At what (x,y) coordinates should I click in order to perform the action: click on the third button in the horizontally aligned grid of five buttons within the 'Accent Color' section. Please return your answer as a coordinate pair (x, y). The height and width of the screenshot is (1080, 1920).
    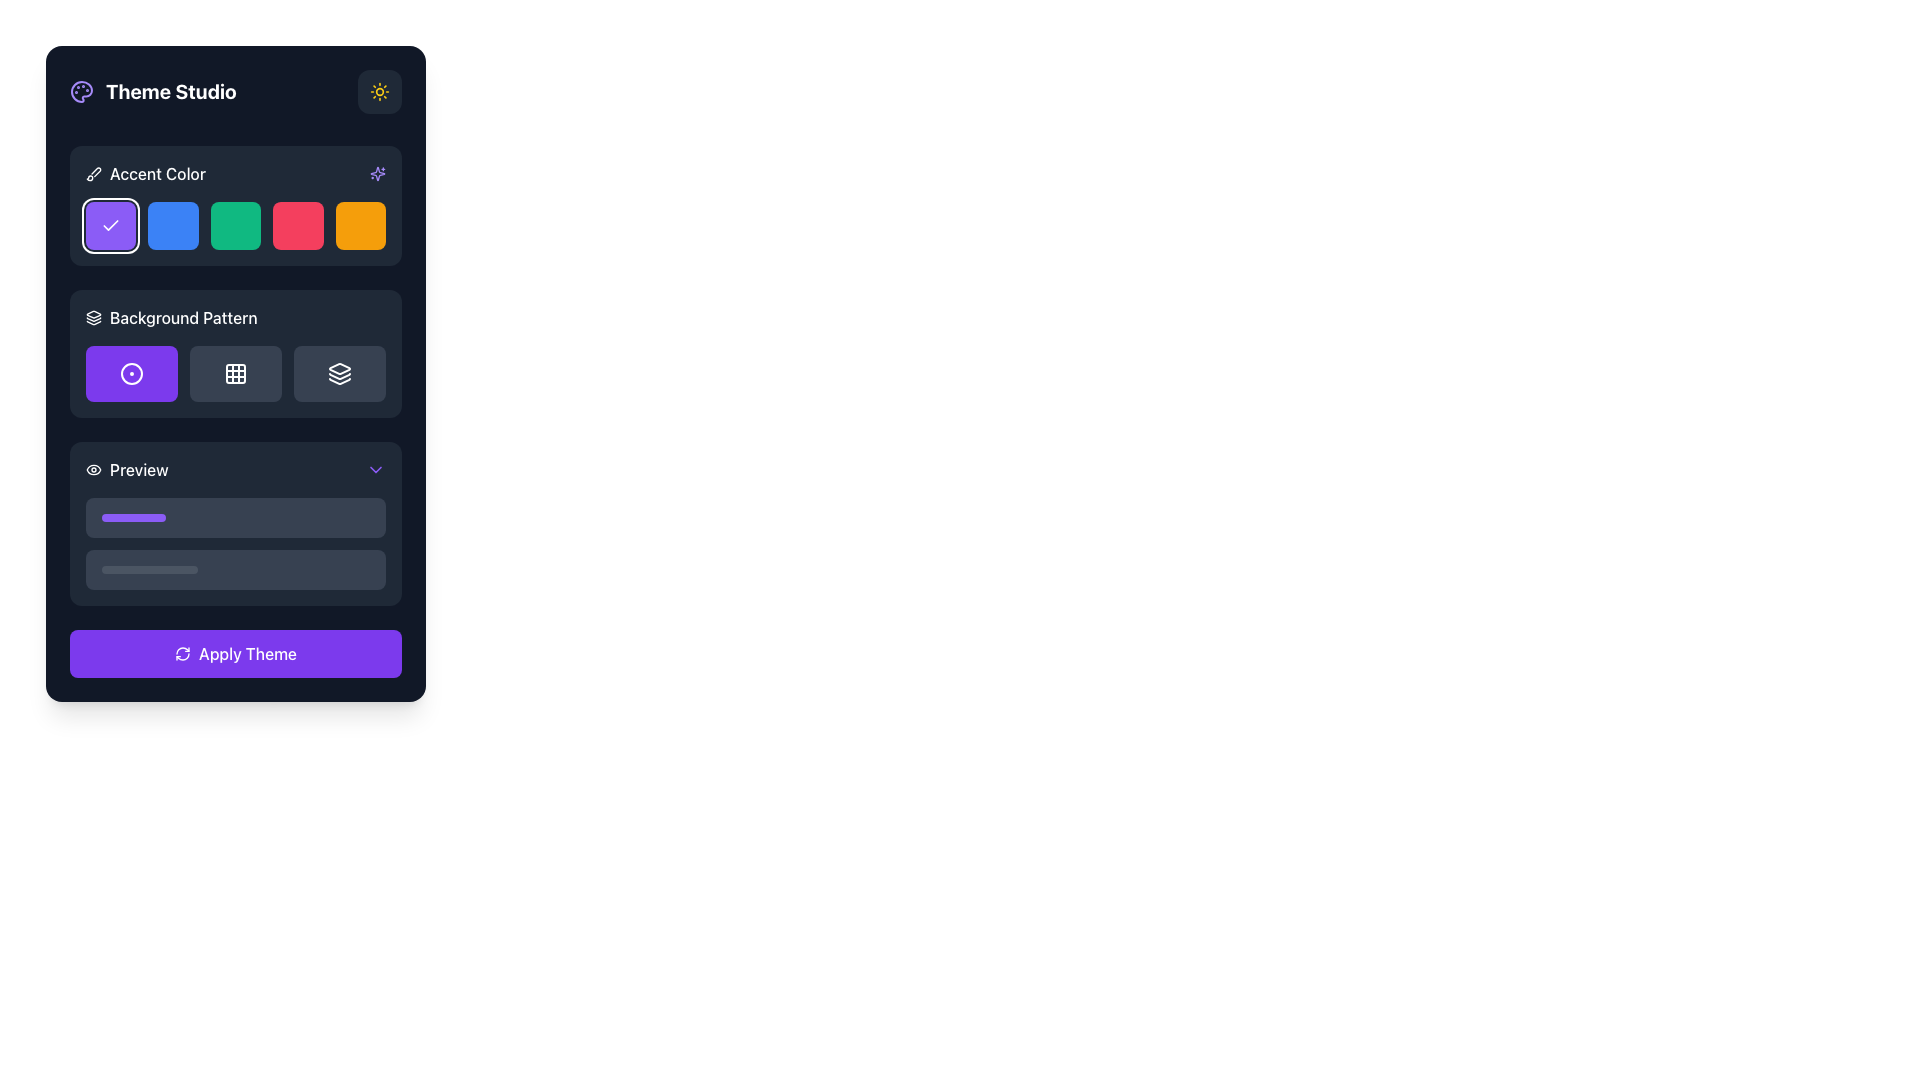
    Looking at the image, I should click on (235, 225).